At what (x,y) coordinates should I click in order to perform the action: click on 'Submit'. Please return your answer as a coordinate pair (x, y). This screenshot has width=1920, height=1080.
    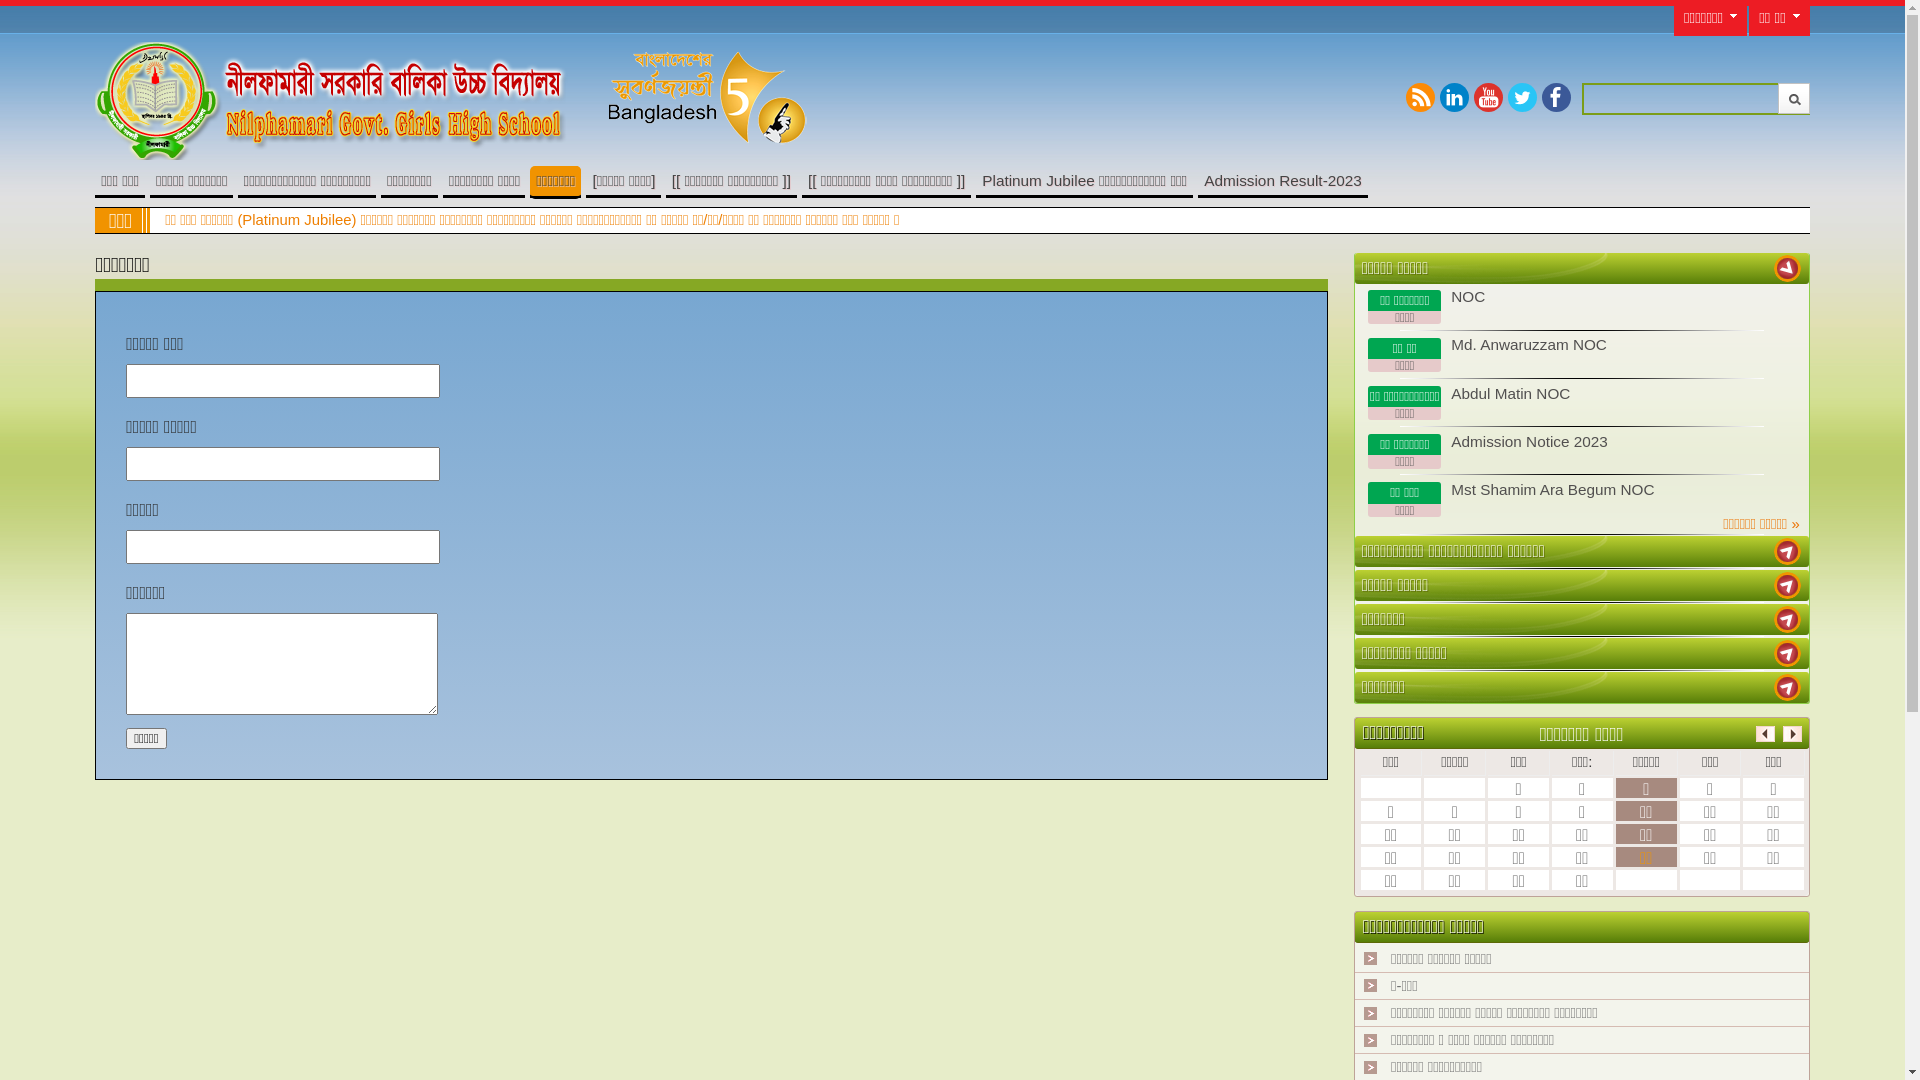
    Looking at the image, I should click on (1794, 98).